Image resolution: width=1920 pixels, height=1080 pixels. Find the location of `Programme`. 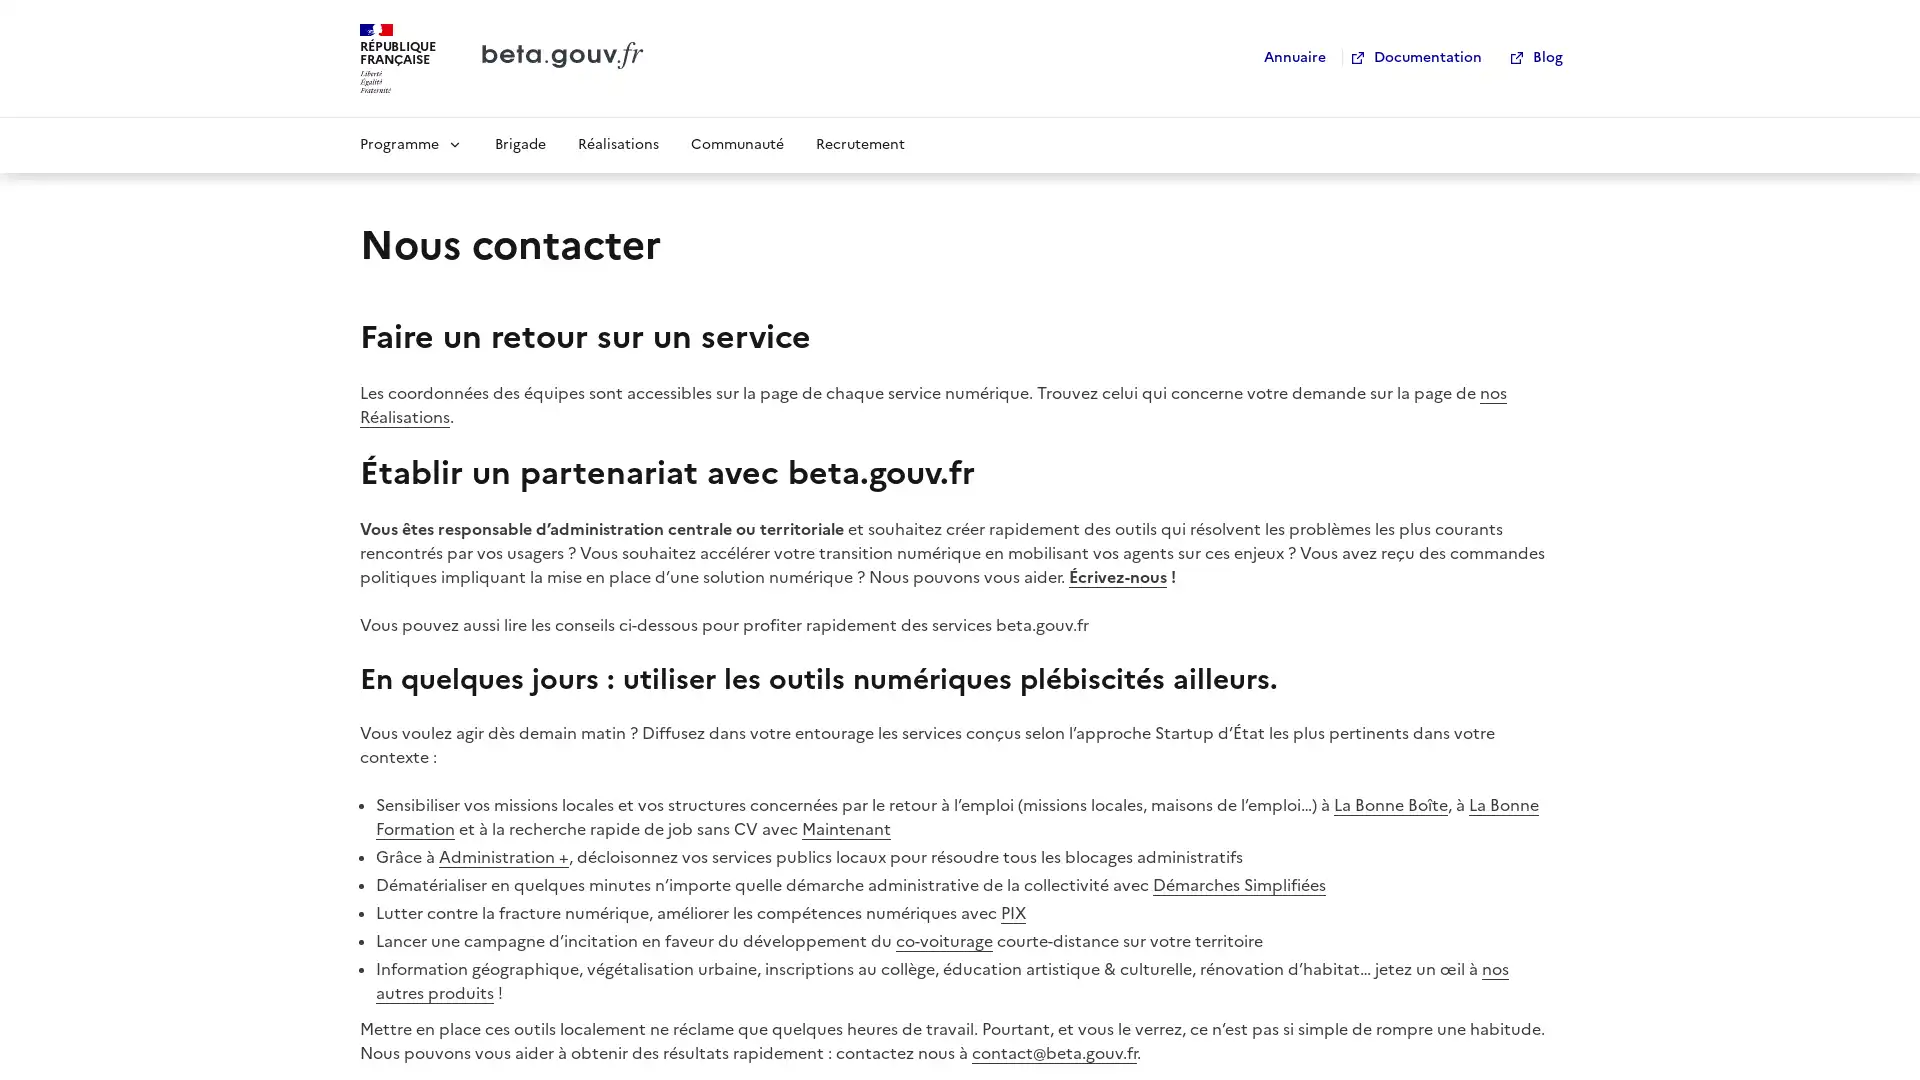

Programme is located at coordinates (410, 142).